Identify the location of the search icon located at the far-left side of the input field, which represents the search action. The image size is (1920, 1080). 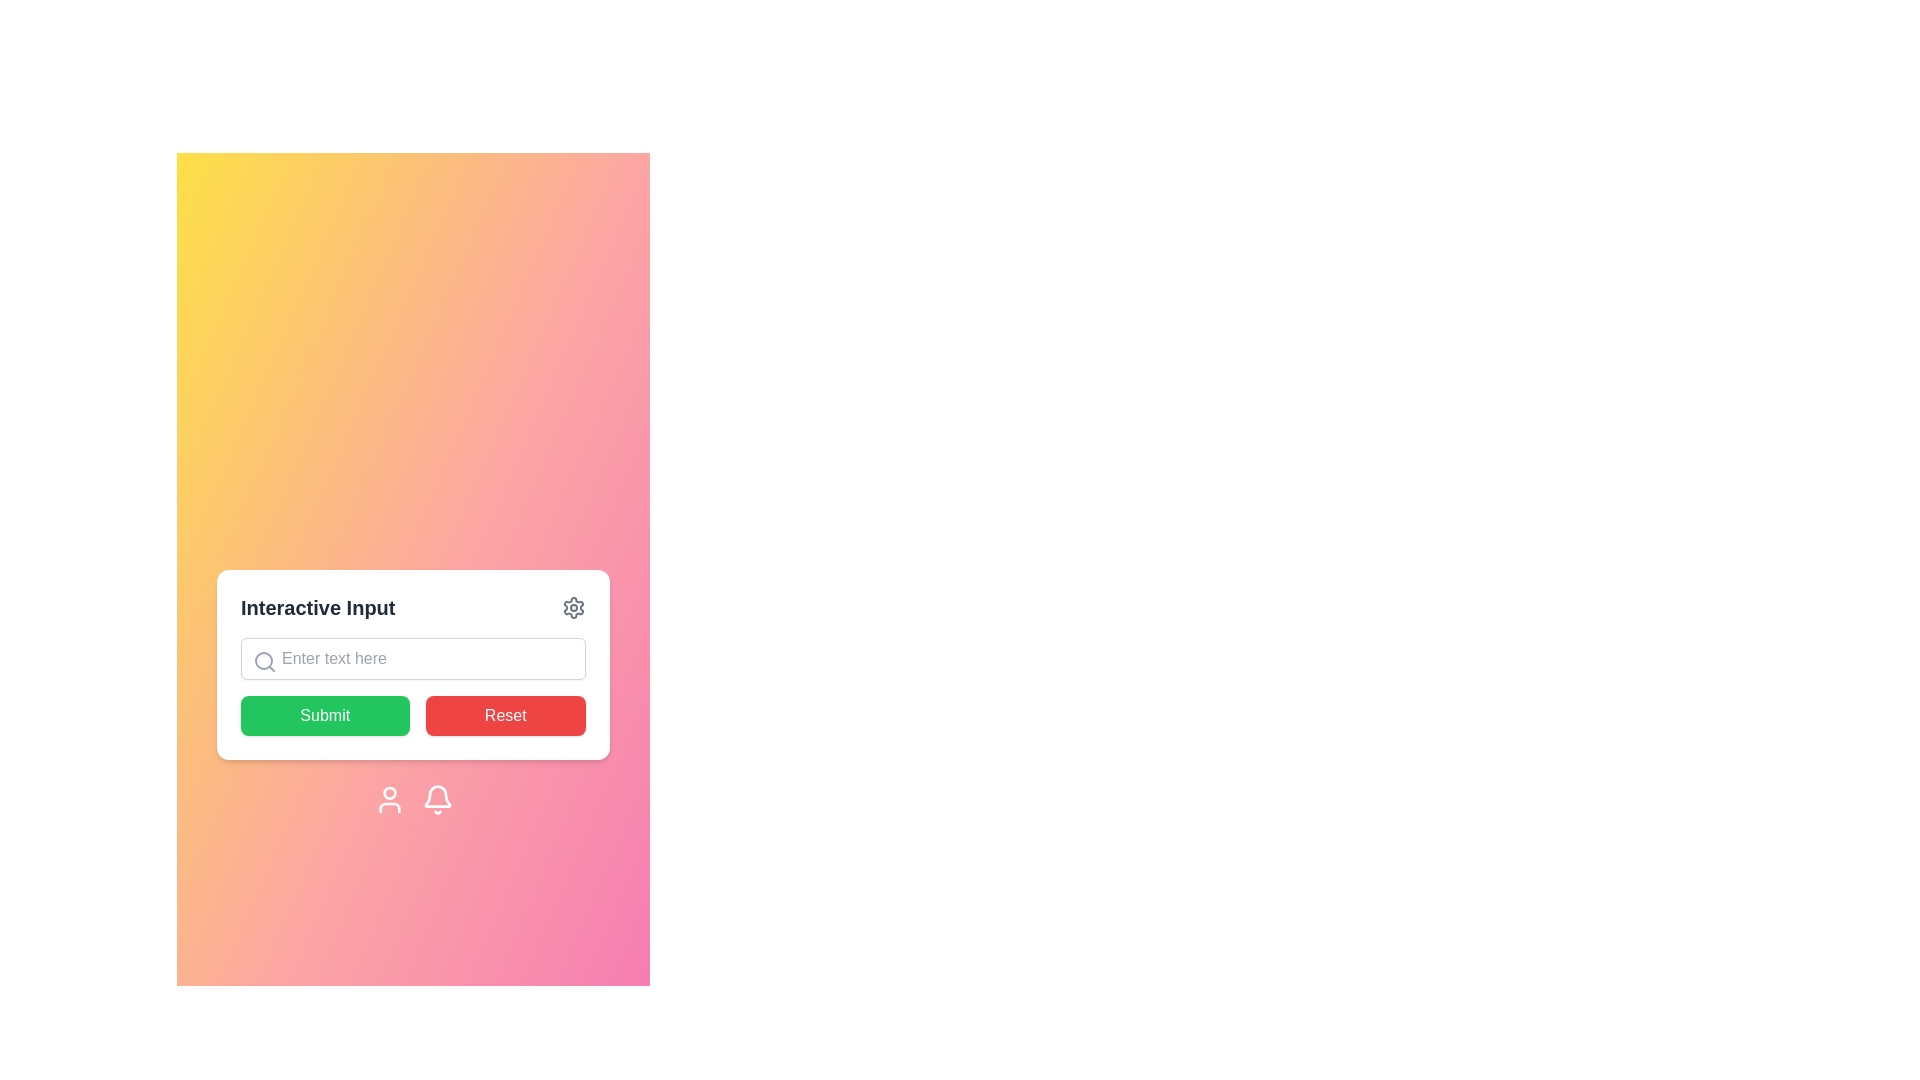
(263, 662).